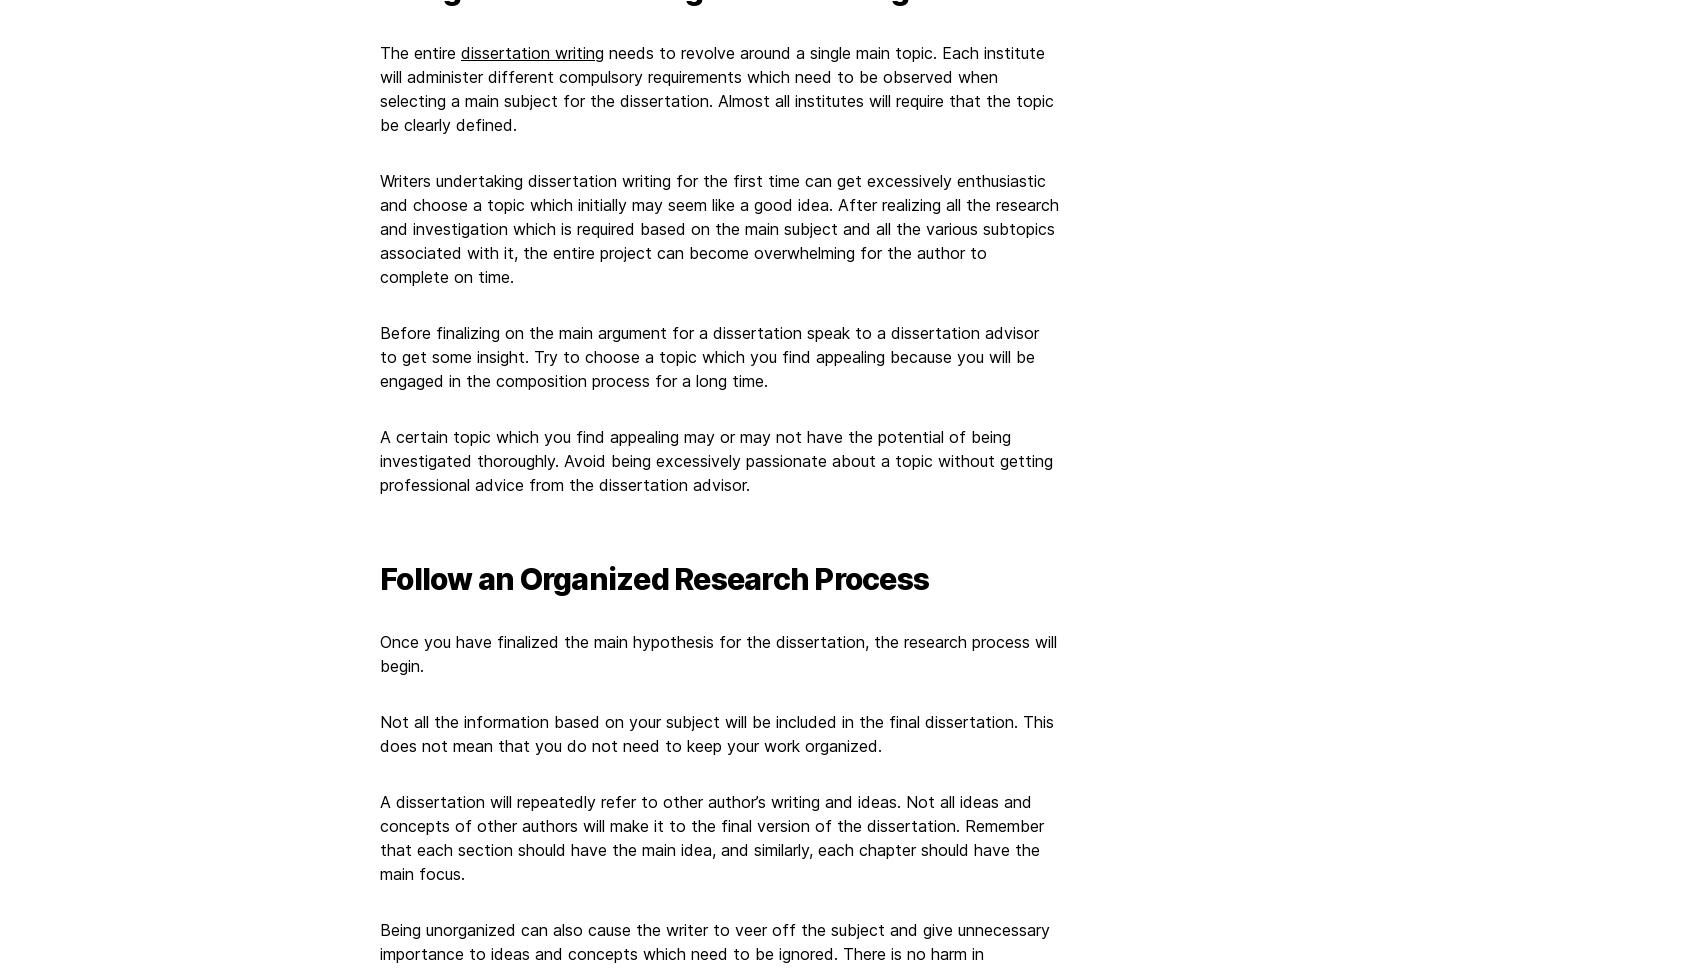  Describe the element at coordinates (711, 836) in the screenshot. I see `'A dissertation will repeatedly refer to other author’s writing and ideas. Not all ideas and concepts of other authors will make it to the final version of the dissertation. Remember that each section should have the main idea, and similarly, each chapter should have the main focus.'` at that location.